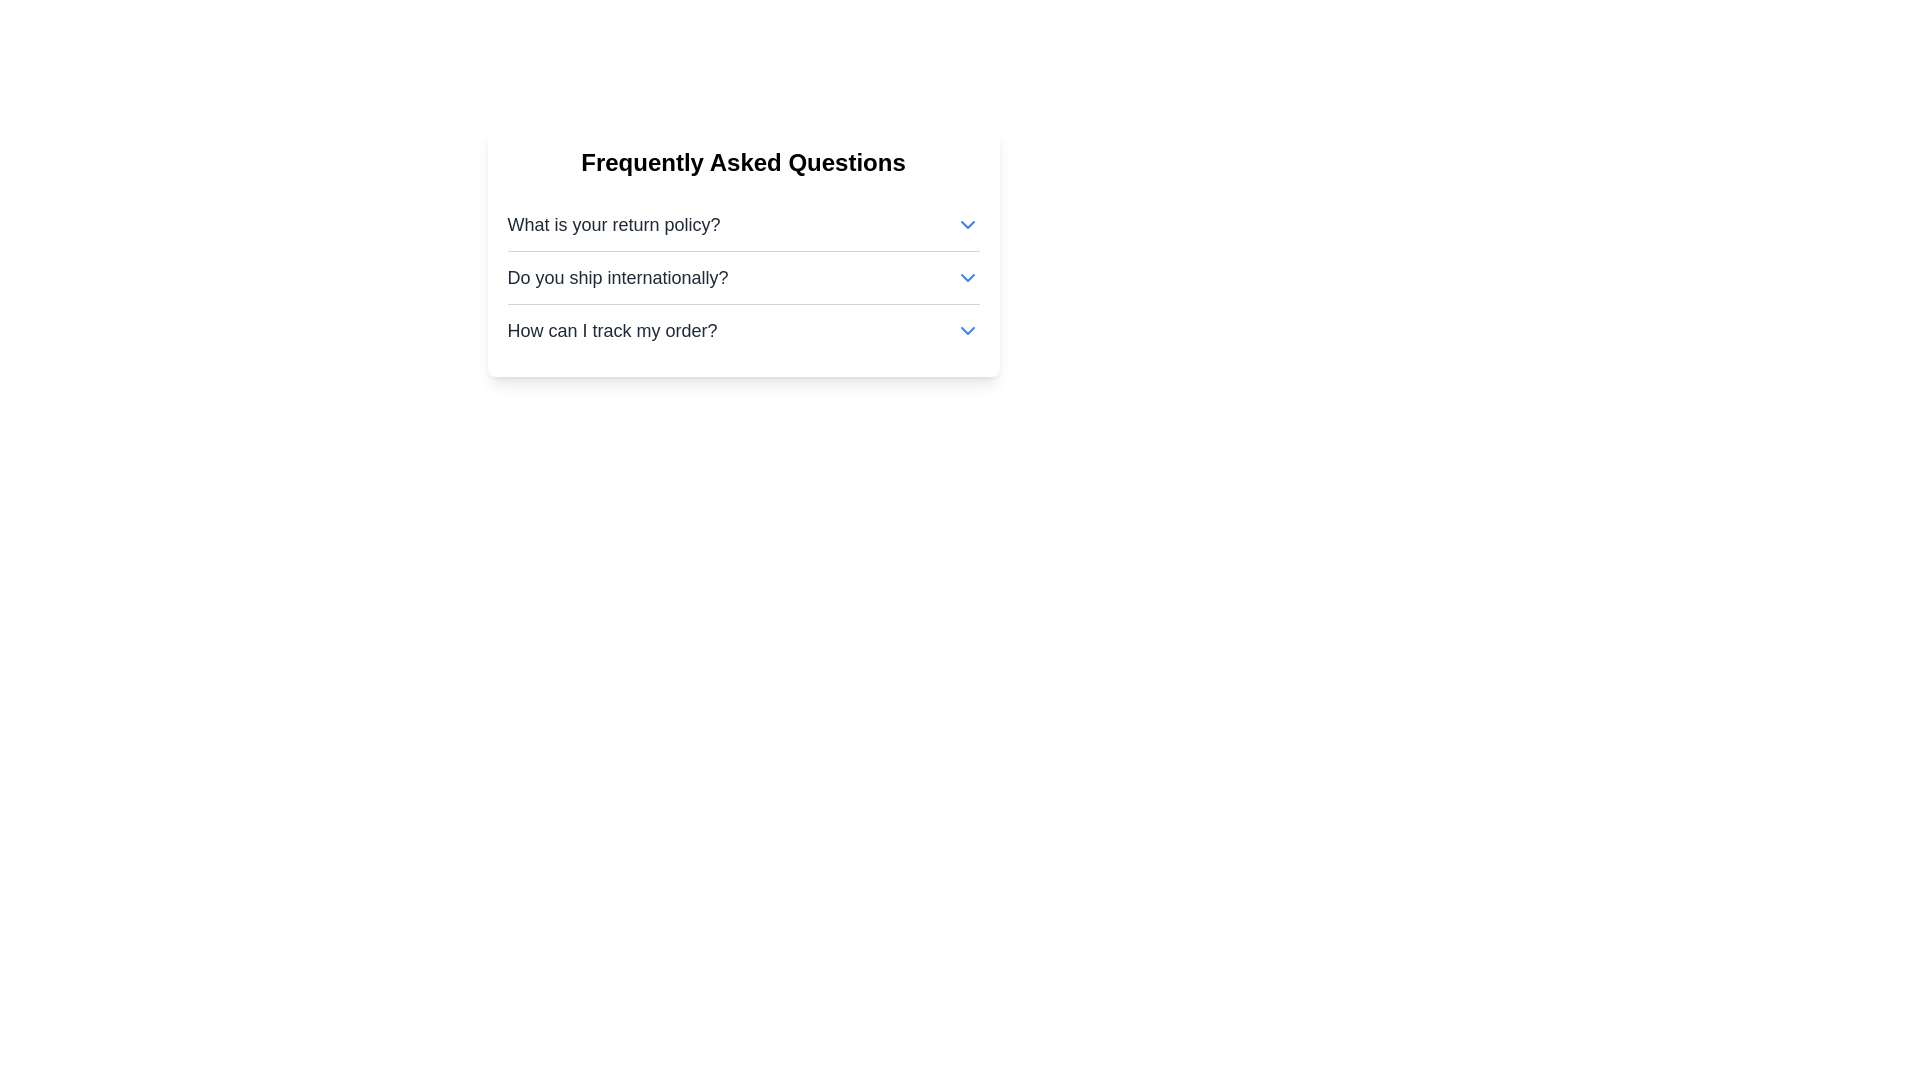  Describe the element at coordinates (742, 330) in the screenshot. I see `the third Expandable List Item` at that location.